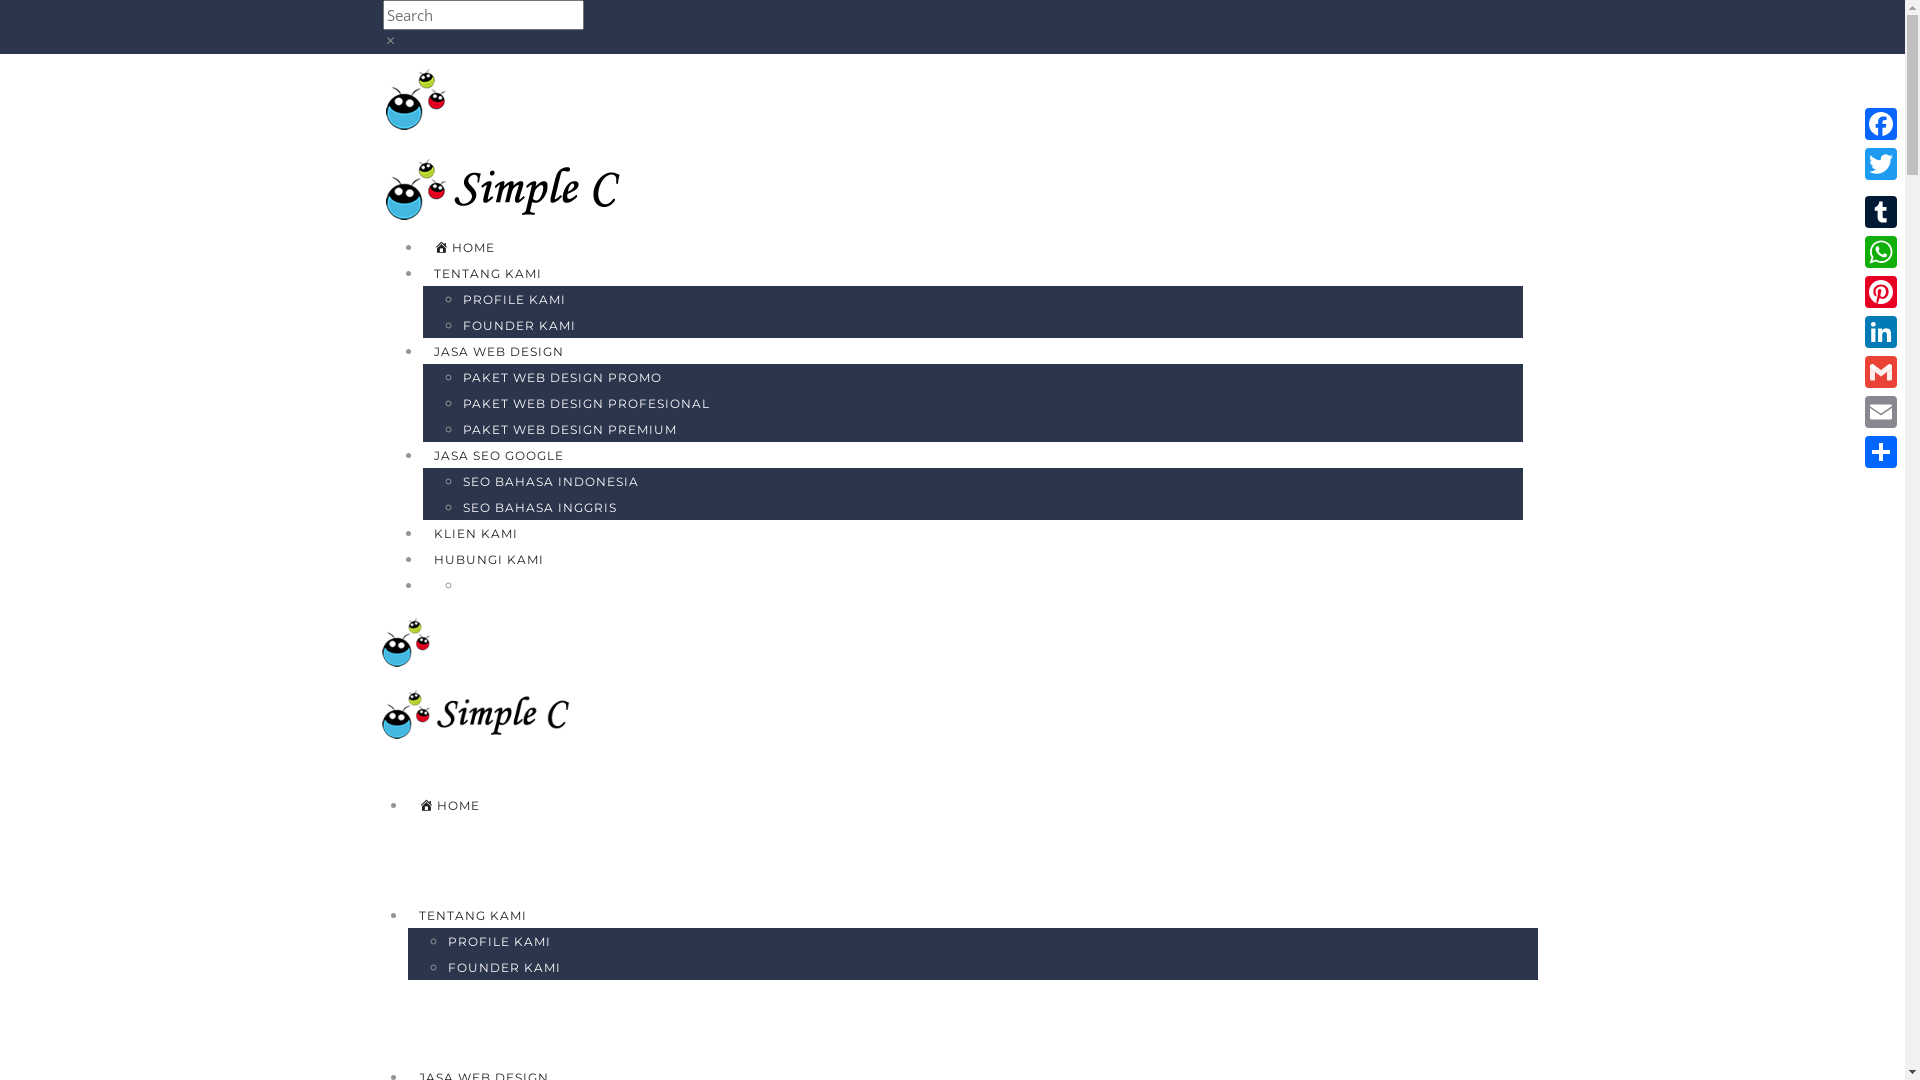 This screenshot has height=1080, width=1920. What do you see at coordinates (514, 186) in the screenshot?
I see `'Jasa Web Design Murah'` at bounding box center [514, 186].